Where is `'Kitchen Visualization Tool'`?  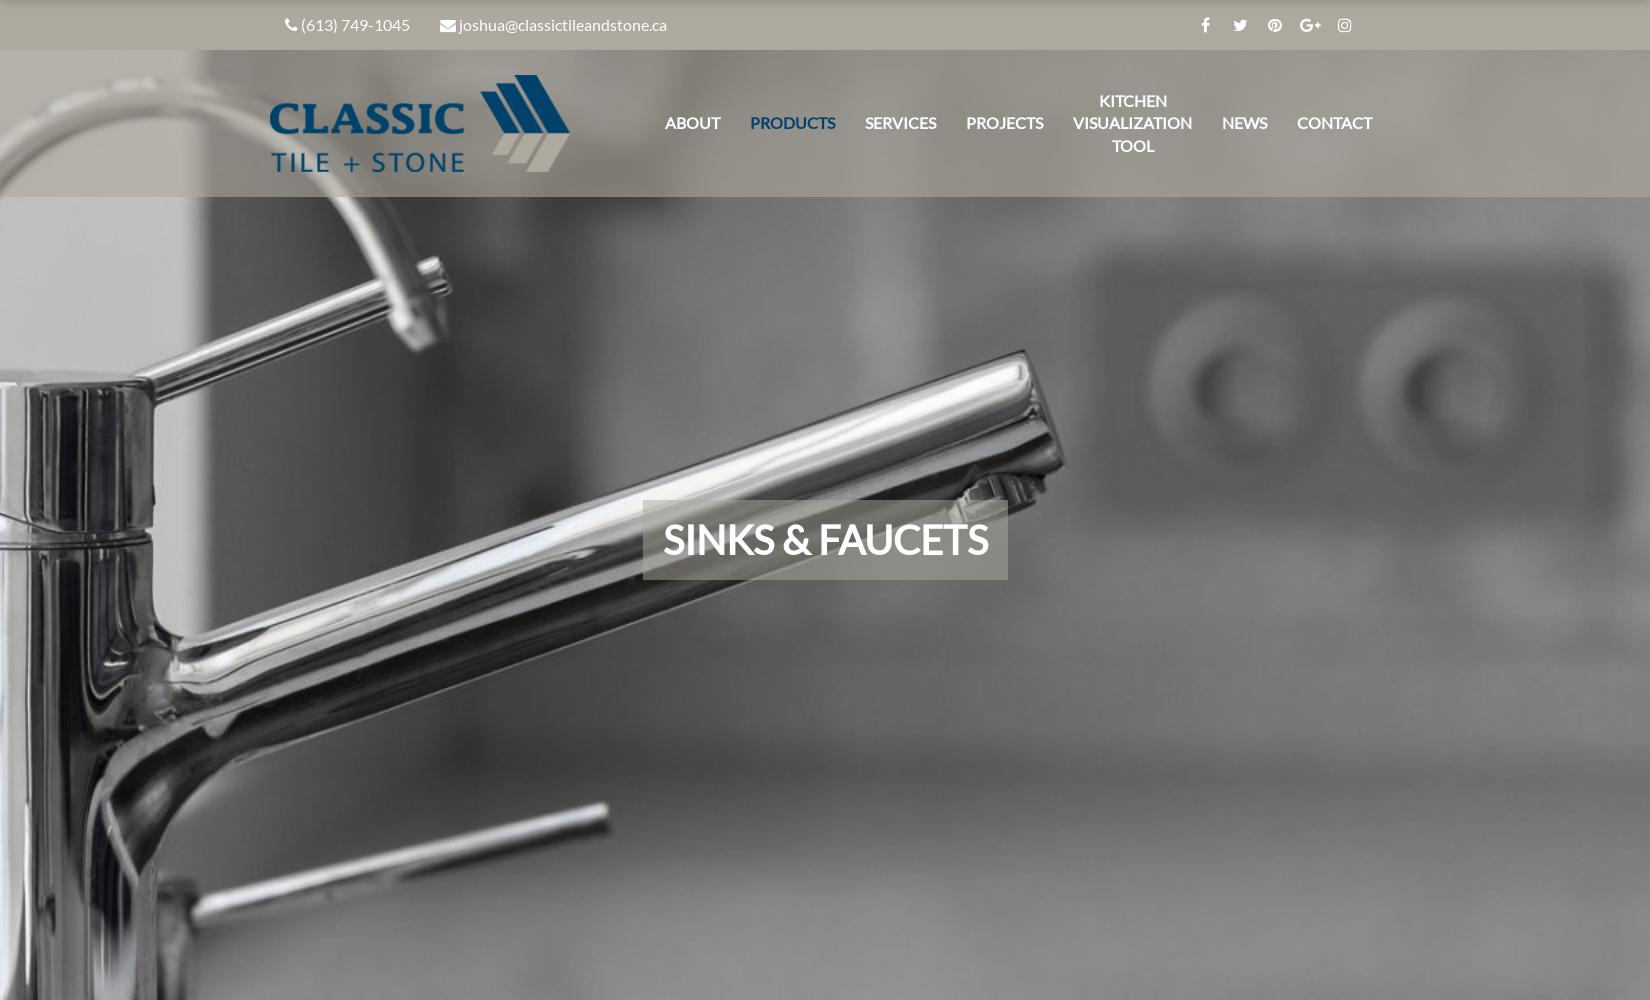
'Kitchen Visualization Tool' is located at coordinates (1132, 121).